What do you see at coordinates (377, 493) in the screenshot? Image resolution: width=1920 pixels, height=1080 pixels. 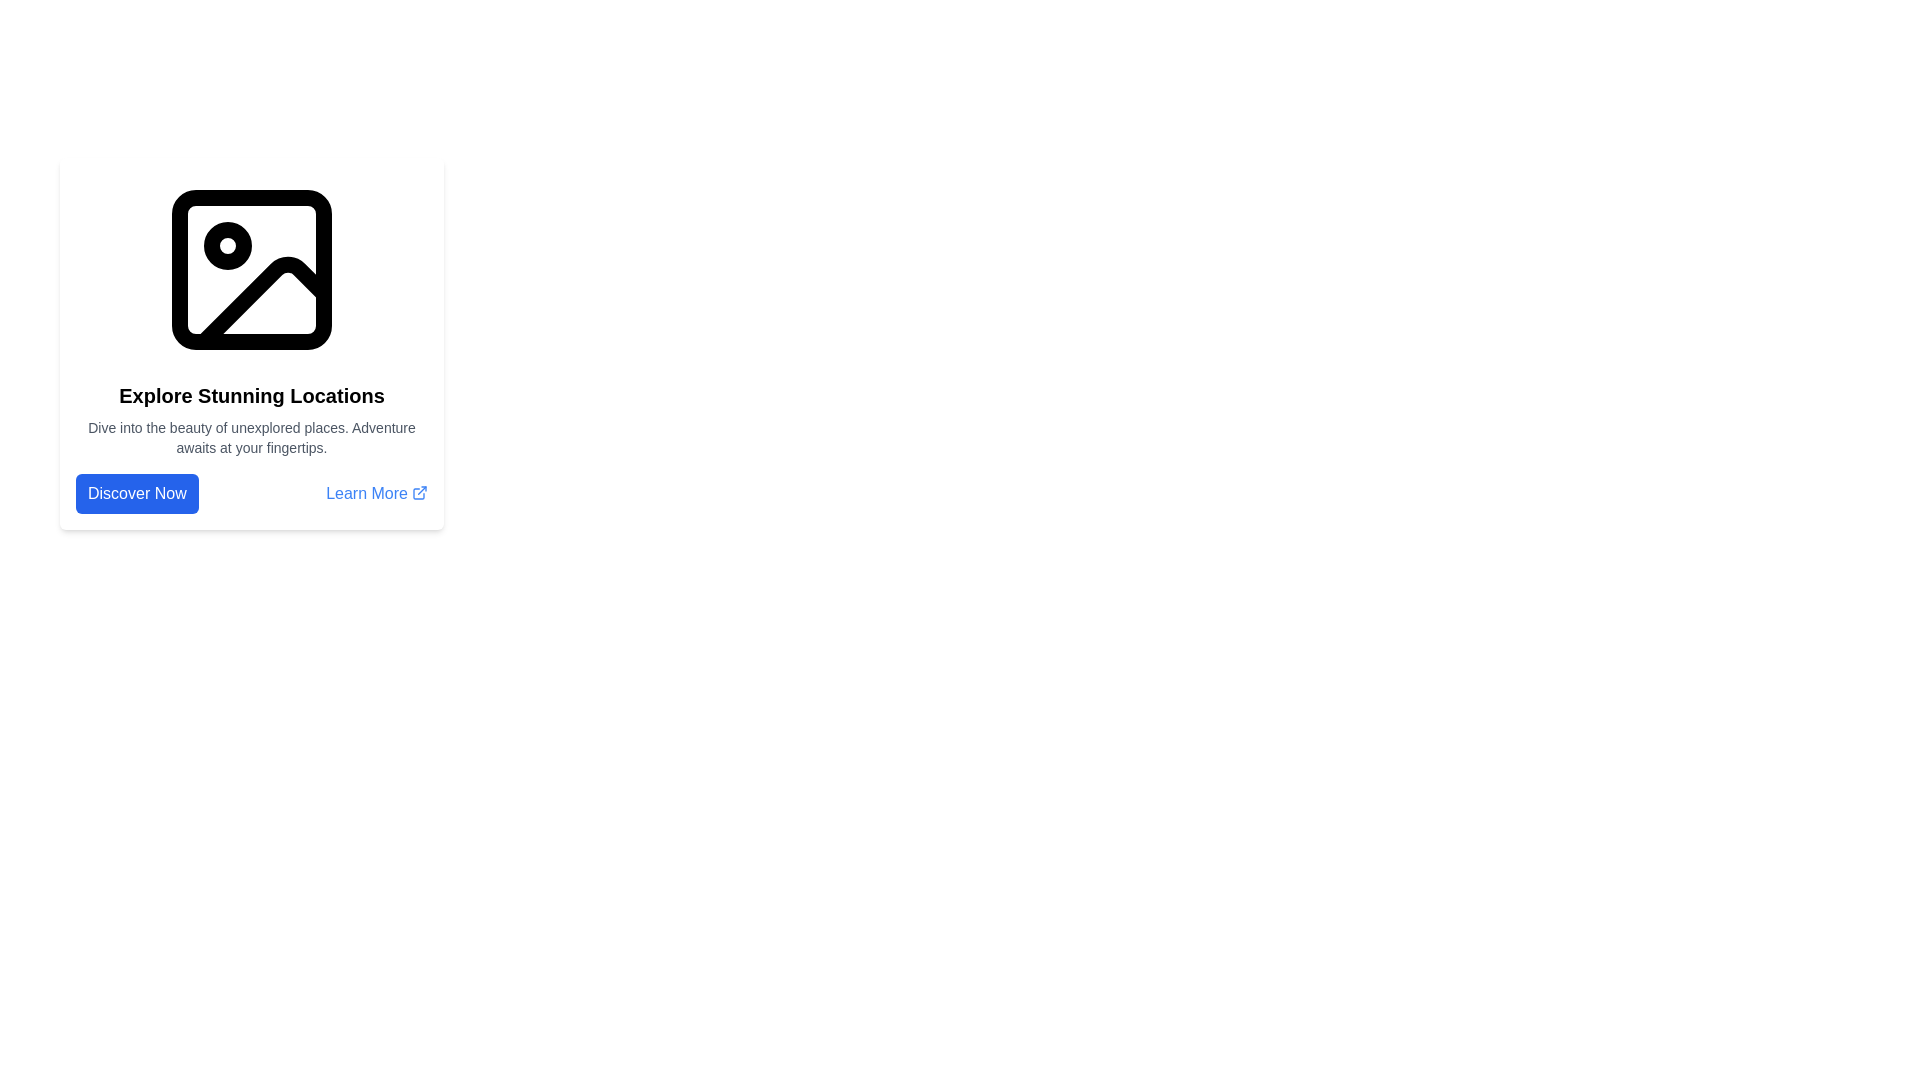 I see `the 'Learn More' hyperlink, which is styled with blue text and an external link icon, located to the right of the 'Discover Now' button` at bounding box center [377, 493].